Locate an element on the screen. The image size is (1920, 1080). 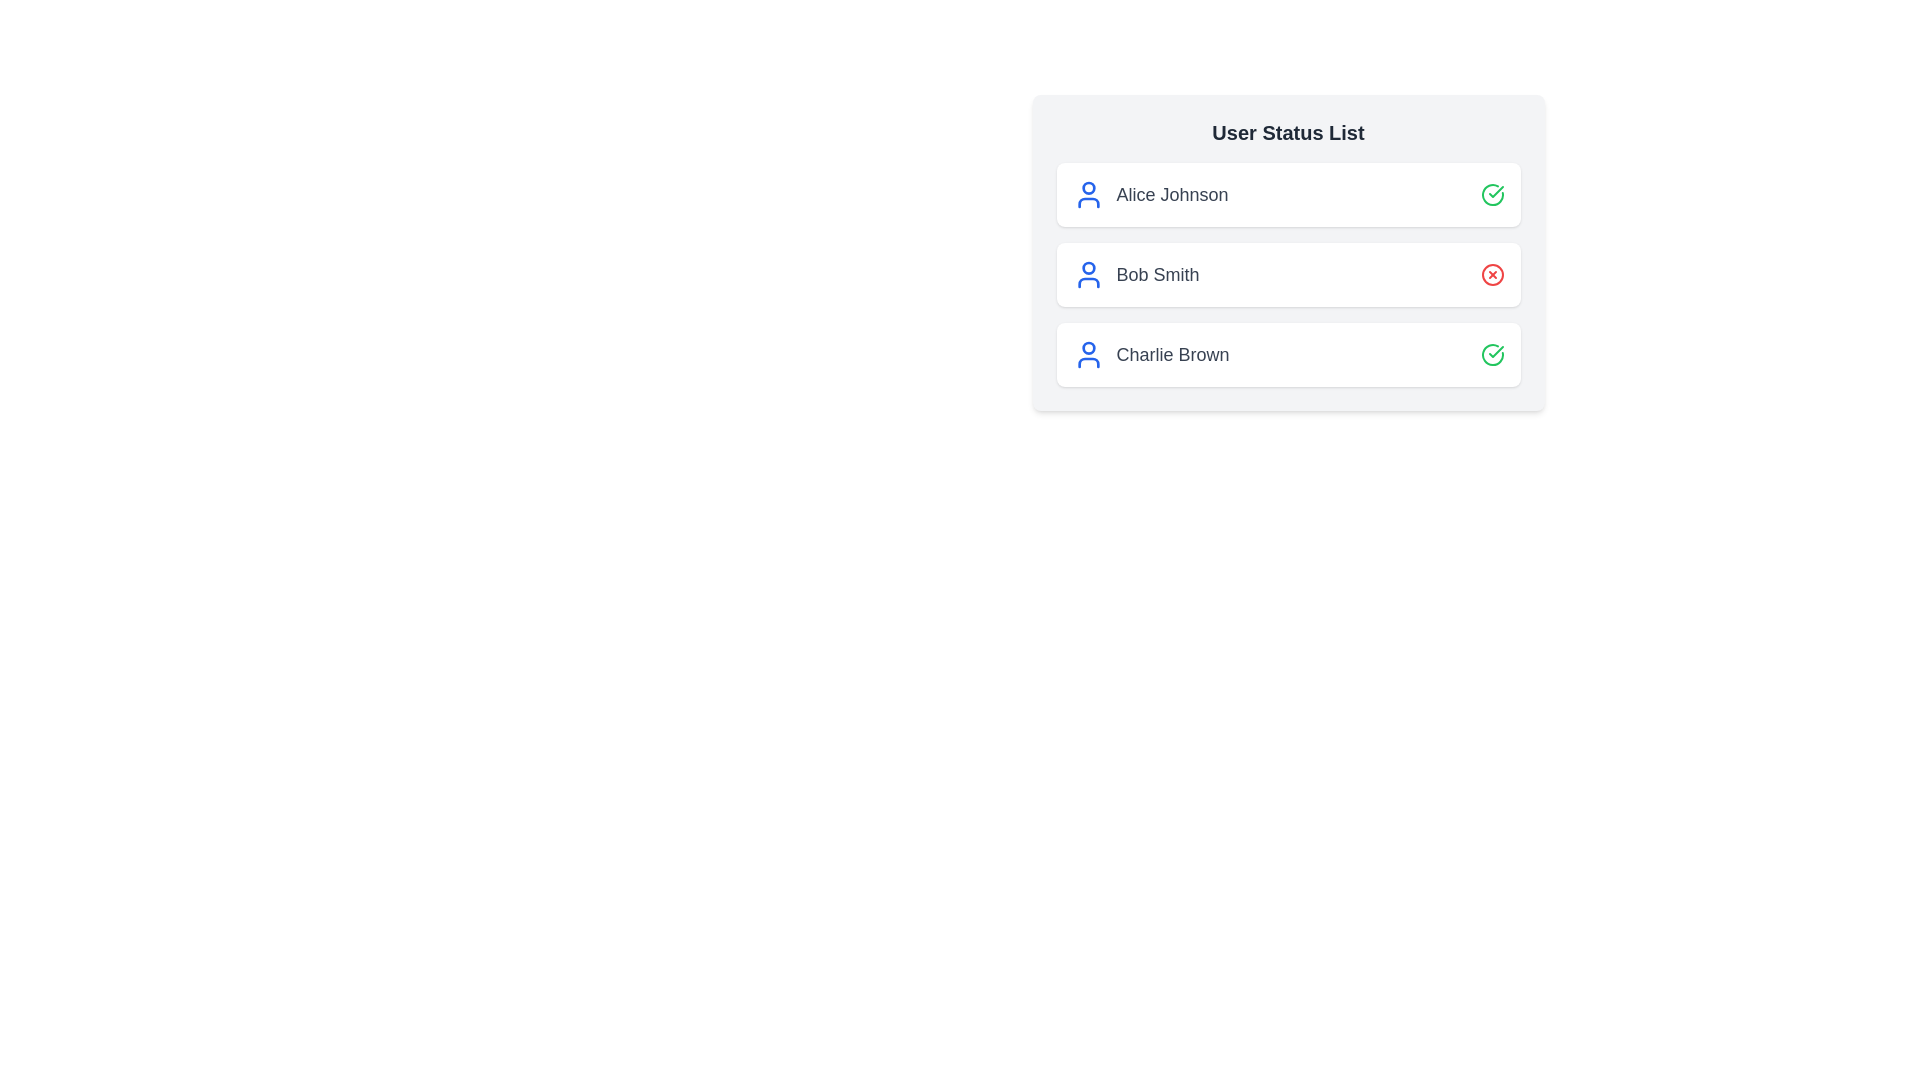
the user name Charlie Brown to view their details is located at coordinates (1172, 353).